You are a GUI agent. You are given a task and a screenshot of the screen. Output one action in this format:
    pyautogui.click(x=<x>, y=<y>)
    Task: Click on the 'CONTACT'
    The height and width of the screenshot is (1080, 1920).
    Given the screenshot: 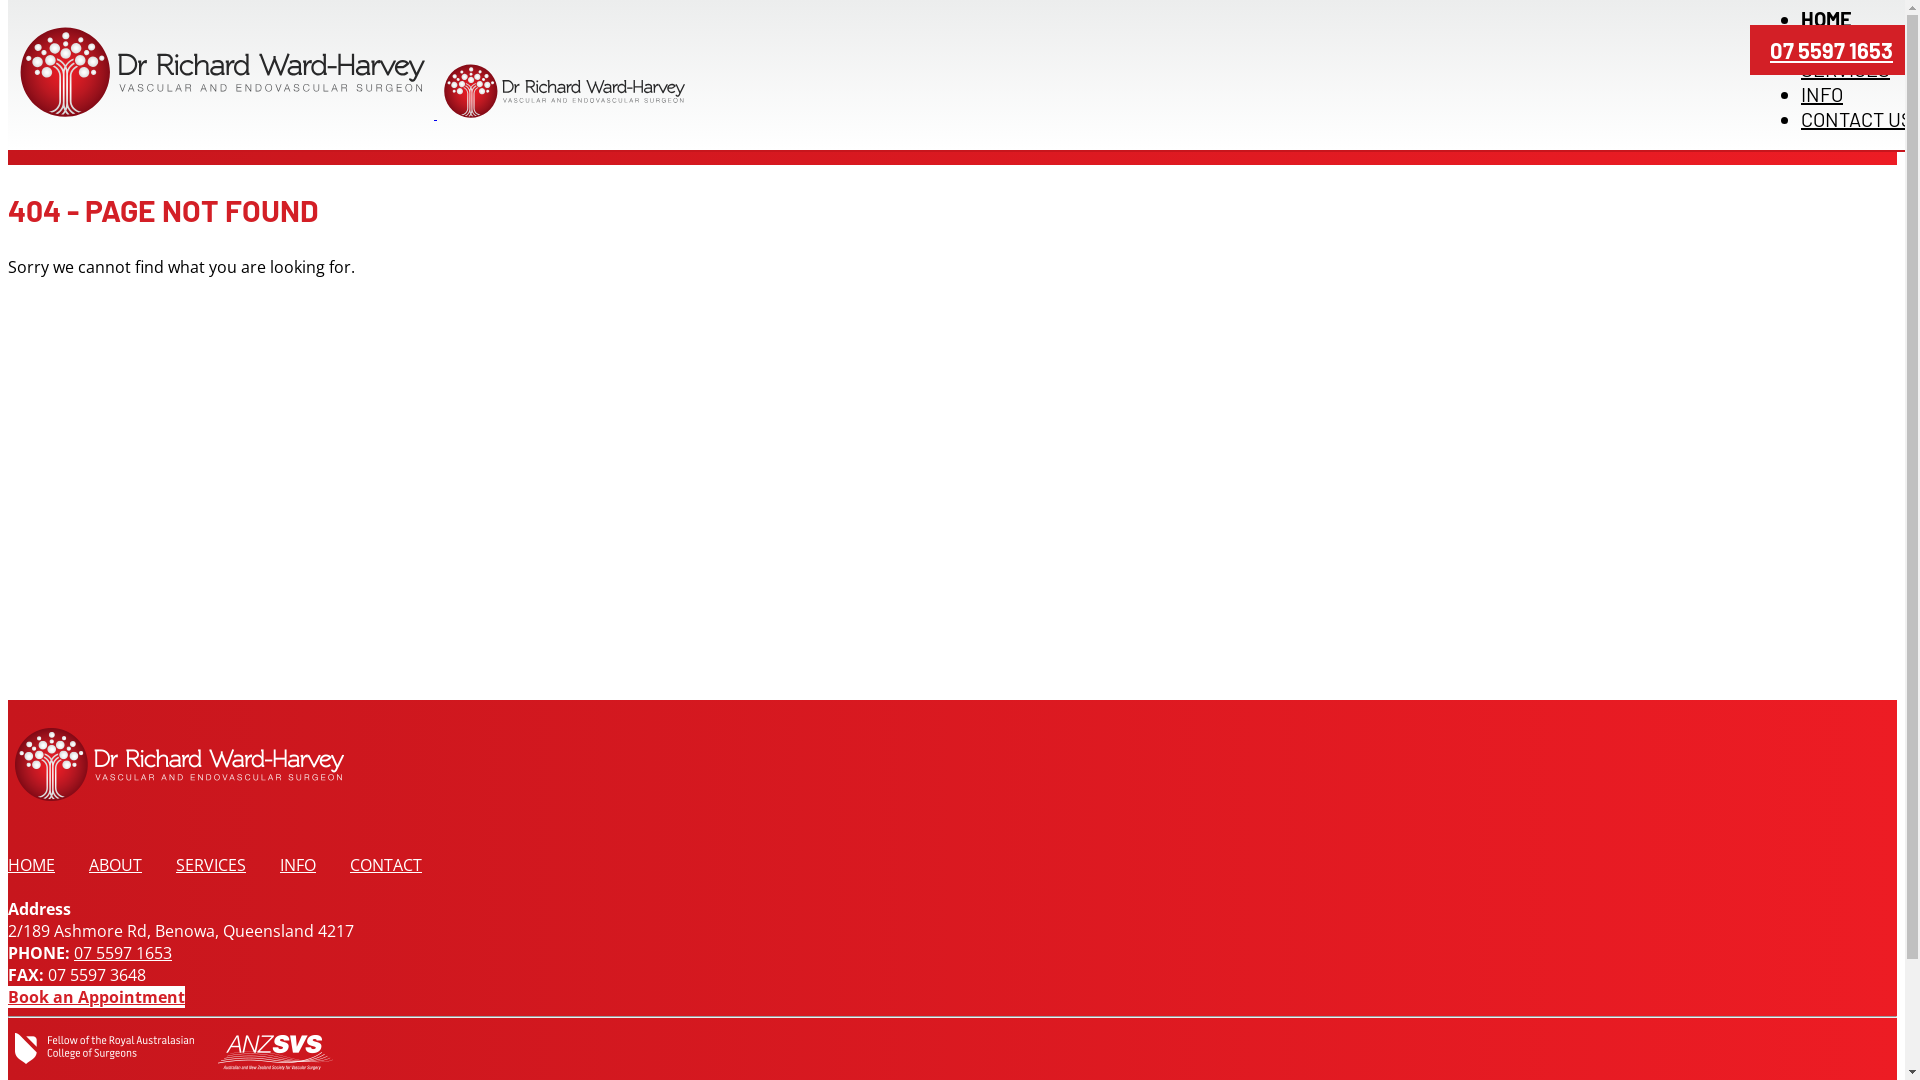 What is the action you would take?
    pyautogui.click(x=385, y=863)
    